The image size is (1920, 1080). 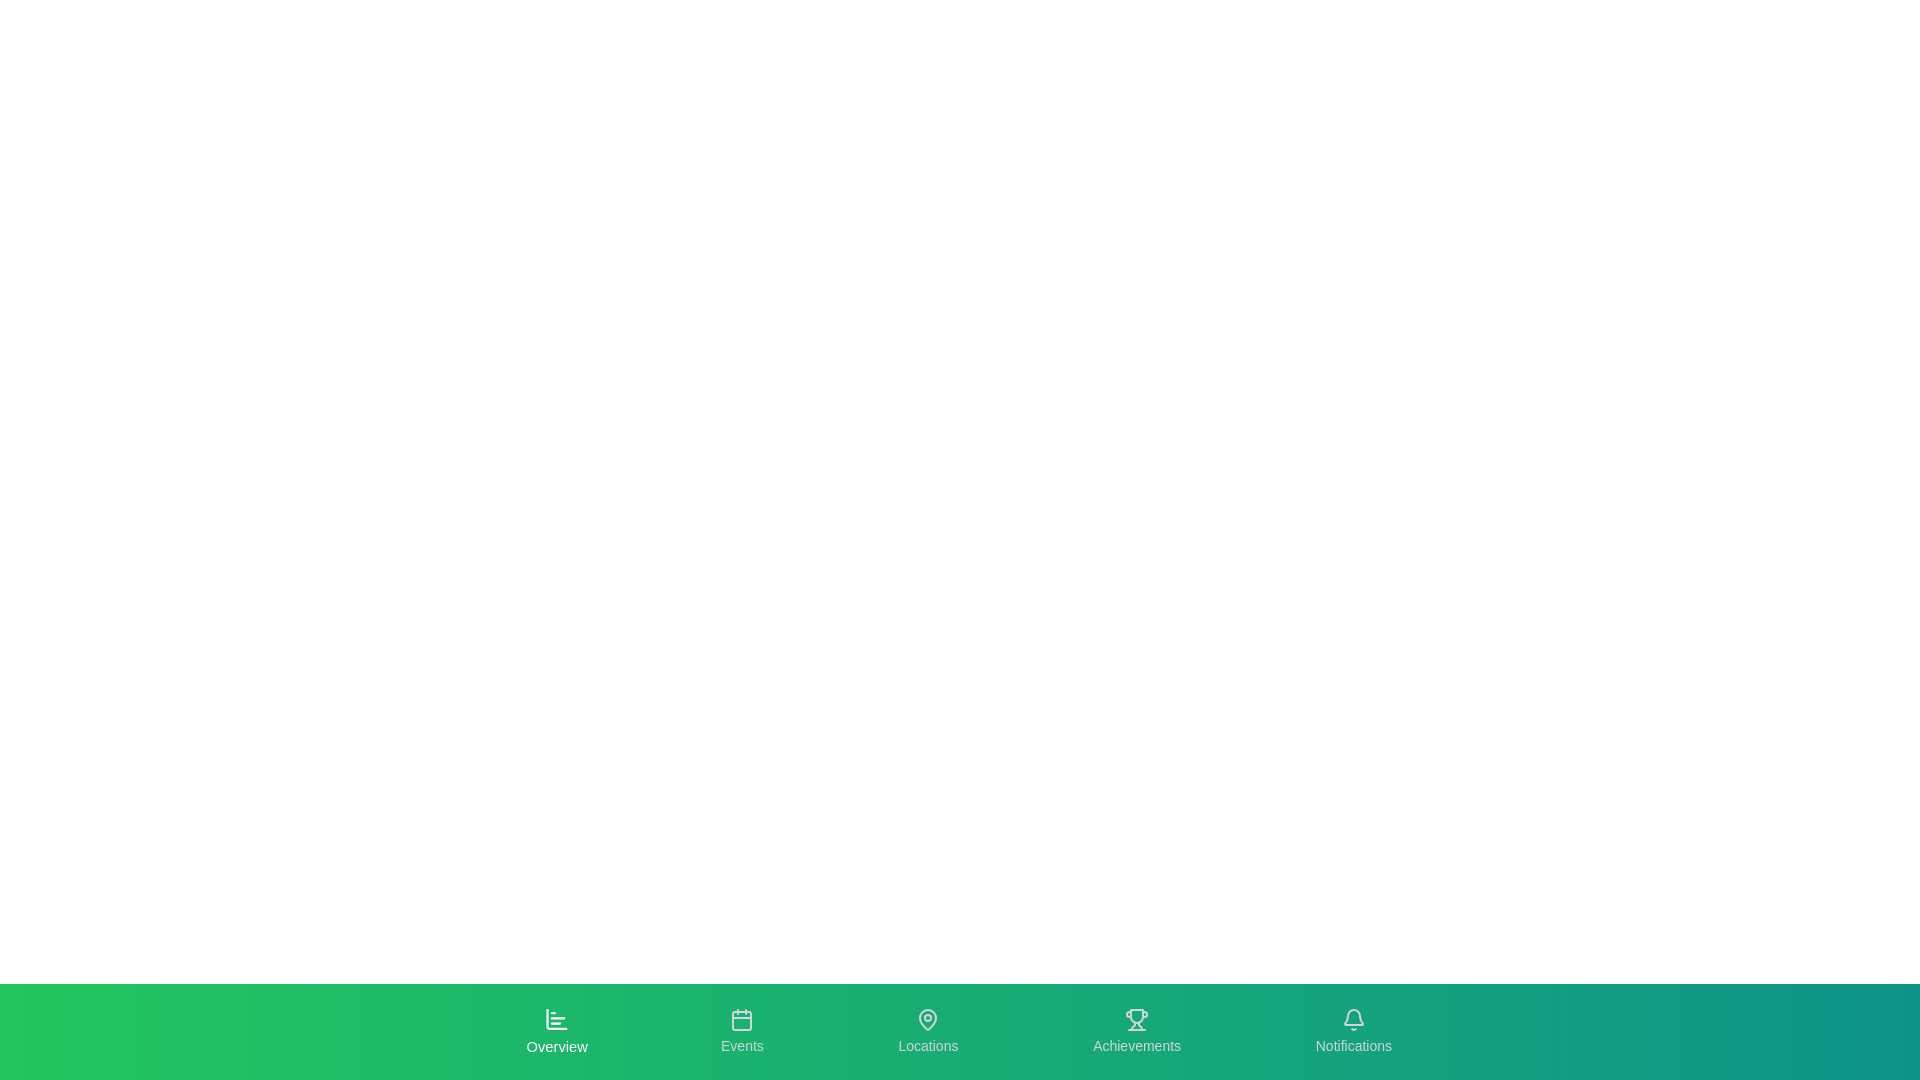 I want to click on the Notifications tab to navigate to its respective section, so click(x=1353, y=1032).